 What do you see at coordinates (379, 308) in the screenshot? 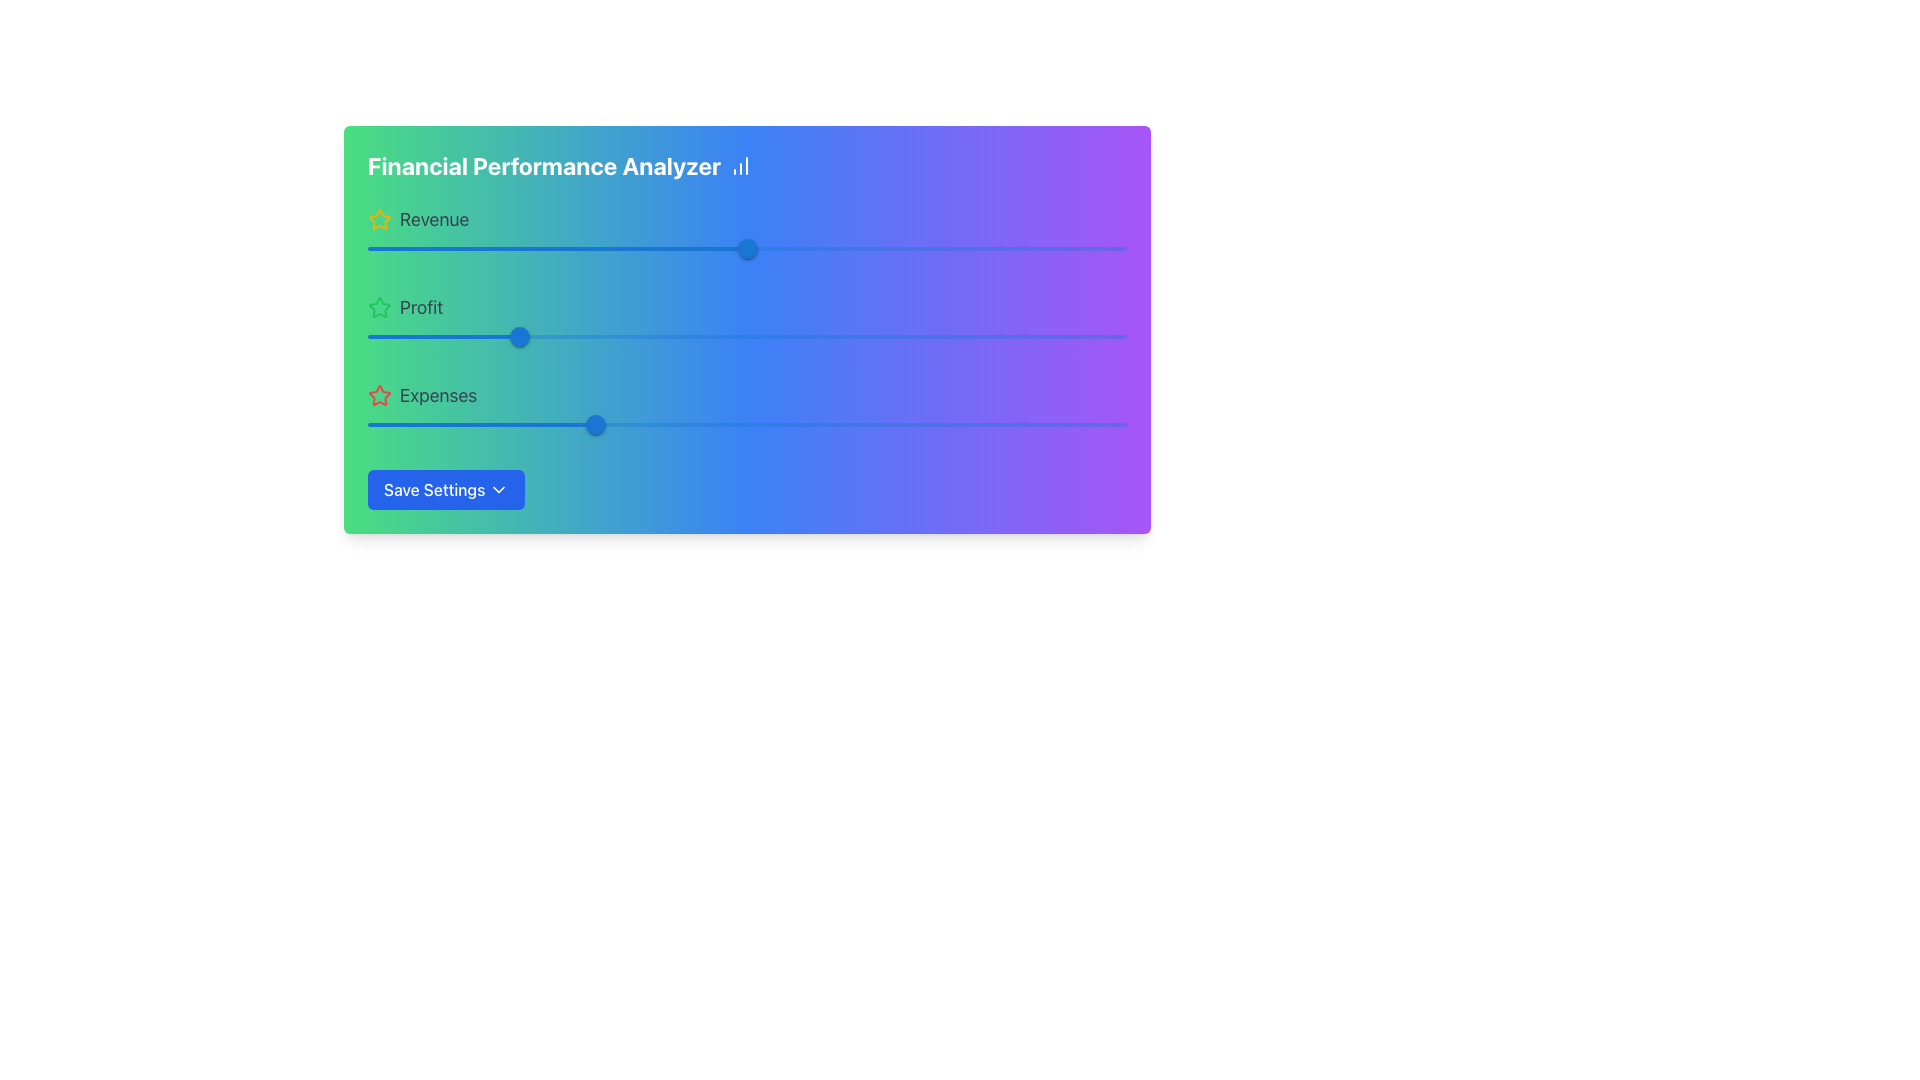
I see `the five-pointed star icon with a green outline, located to the left of the 'Profit' text label in the financial performance metrics section` at bounding box center [379, 308].